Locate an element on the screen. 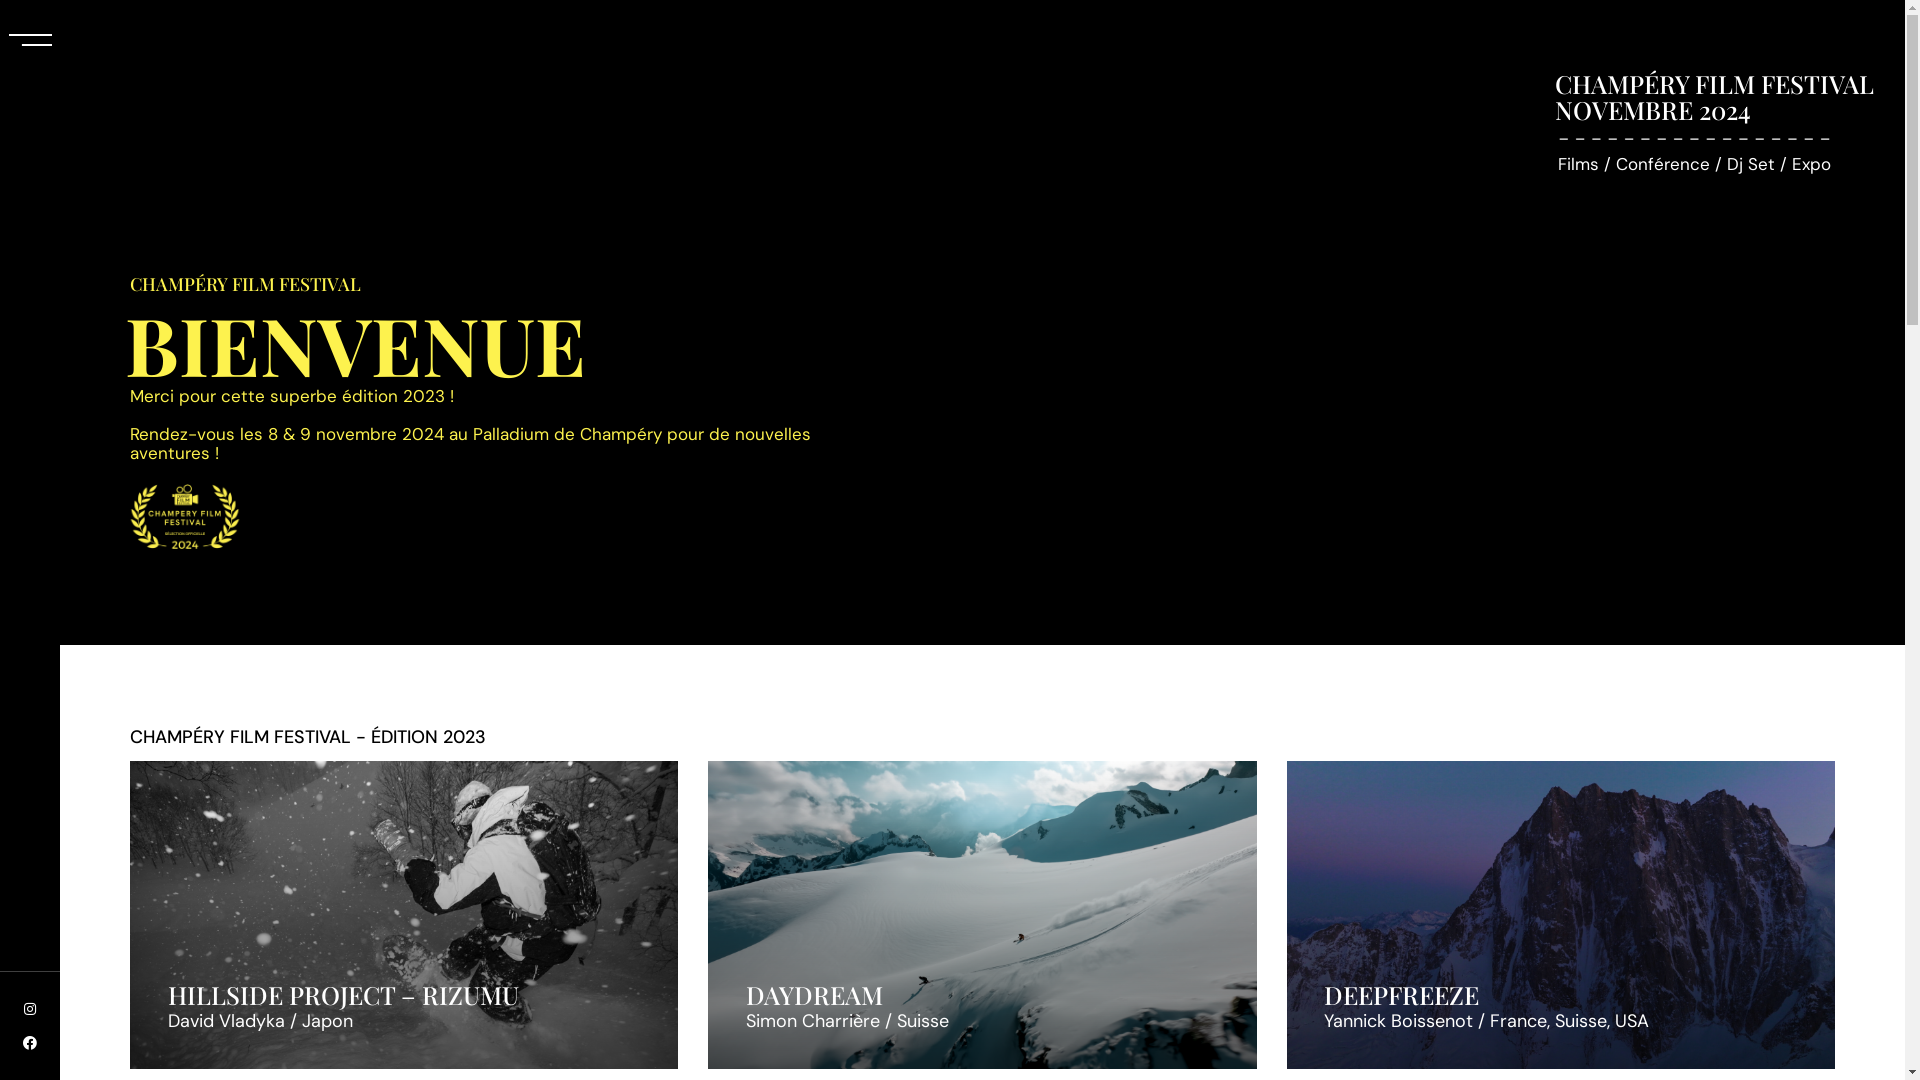 Image resolution: width=1920 pixels, height=1080 pixels. 'Suisse' is located at coordinates (1579, 1022).